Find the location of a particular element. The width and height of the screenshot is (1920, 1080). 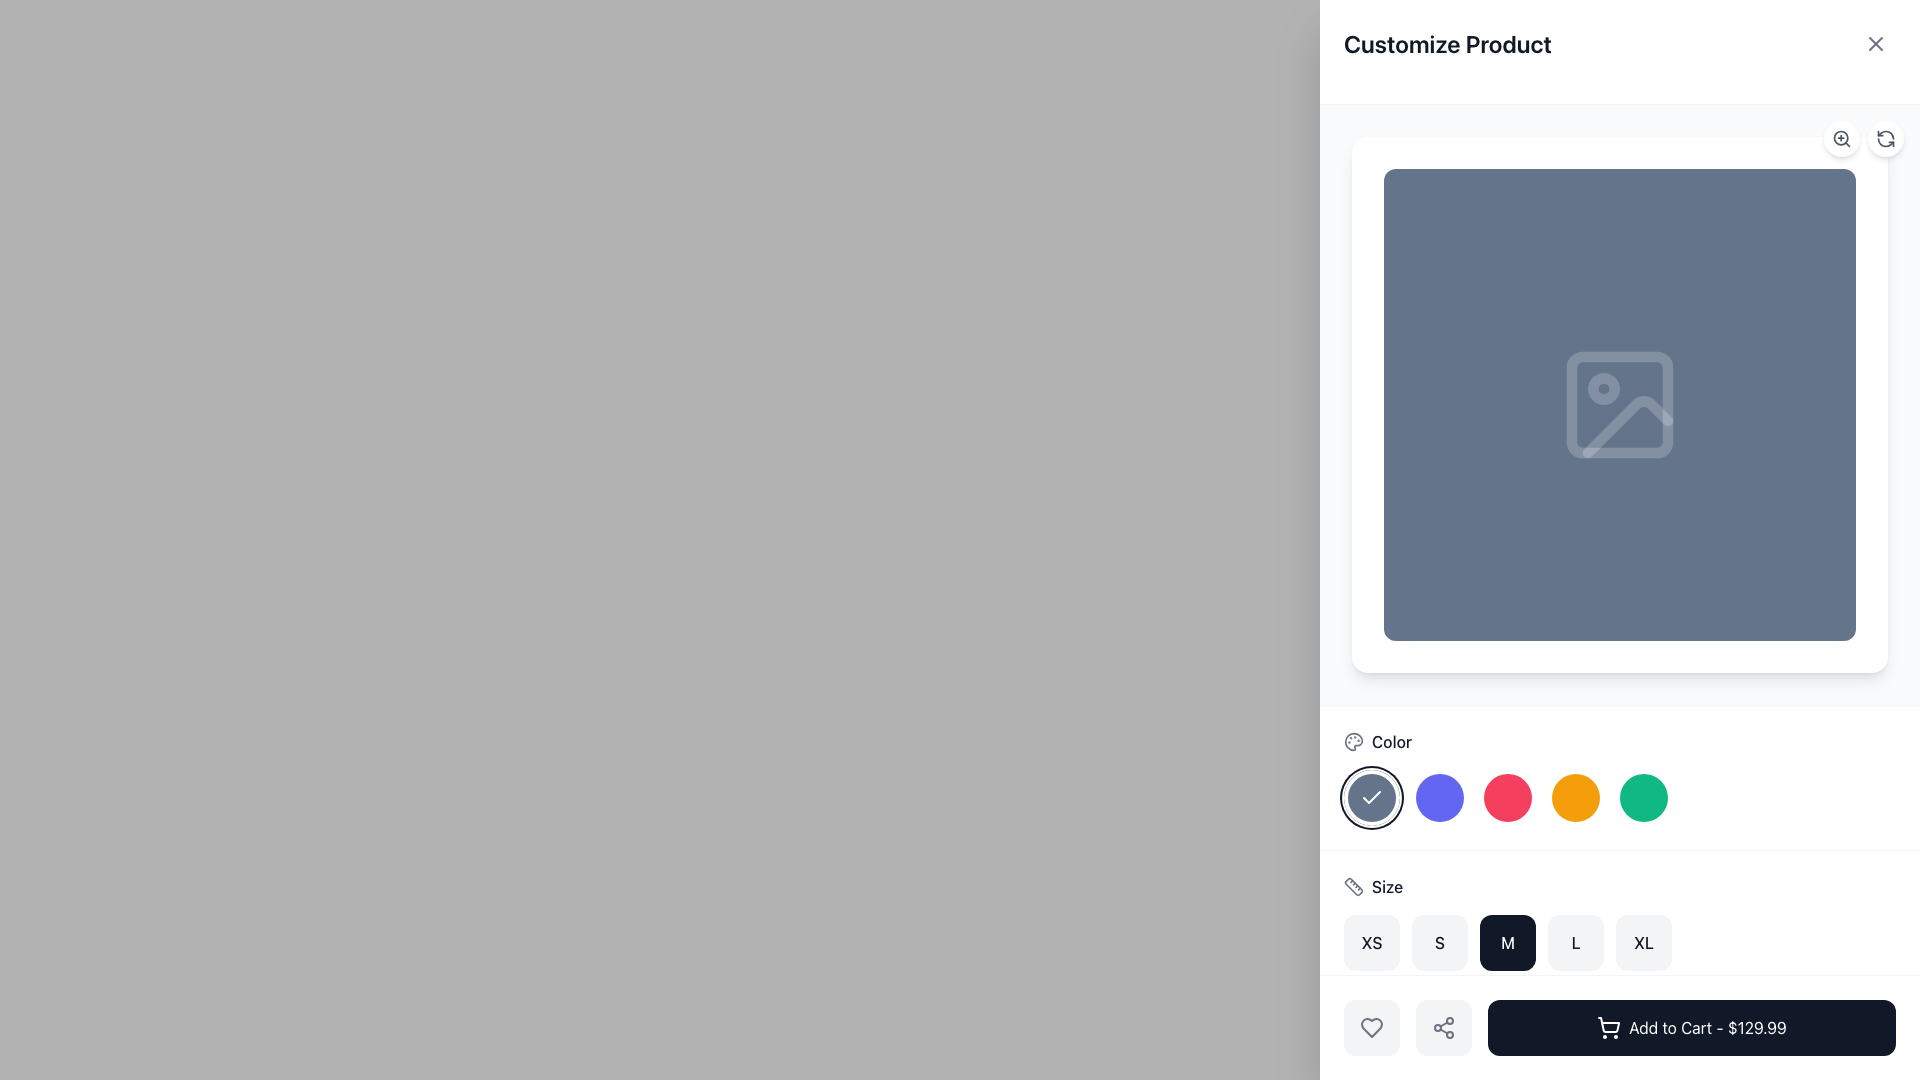

the fifth button in the horizontal row of color selection options is located at coordinates (1620, 797).